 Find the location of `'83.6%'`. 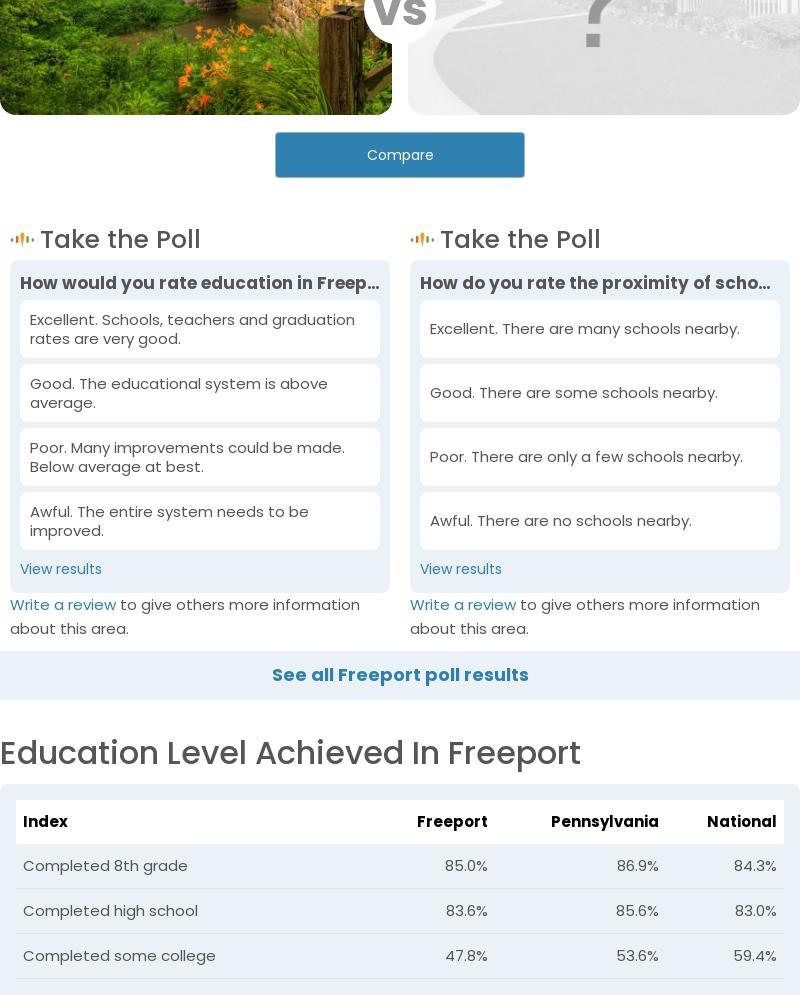

'83.6%' is located at coordinates (466, 908).